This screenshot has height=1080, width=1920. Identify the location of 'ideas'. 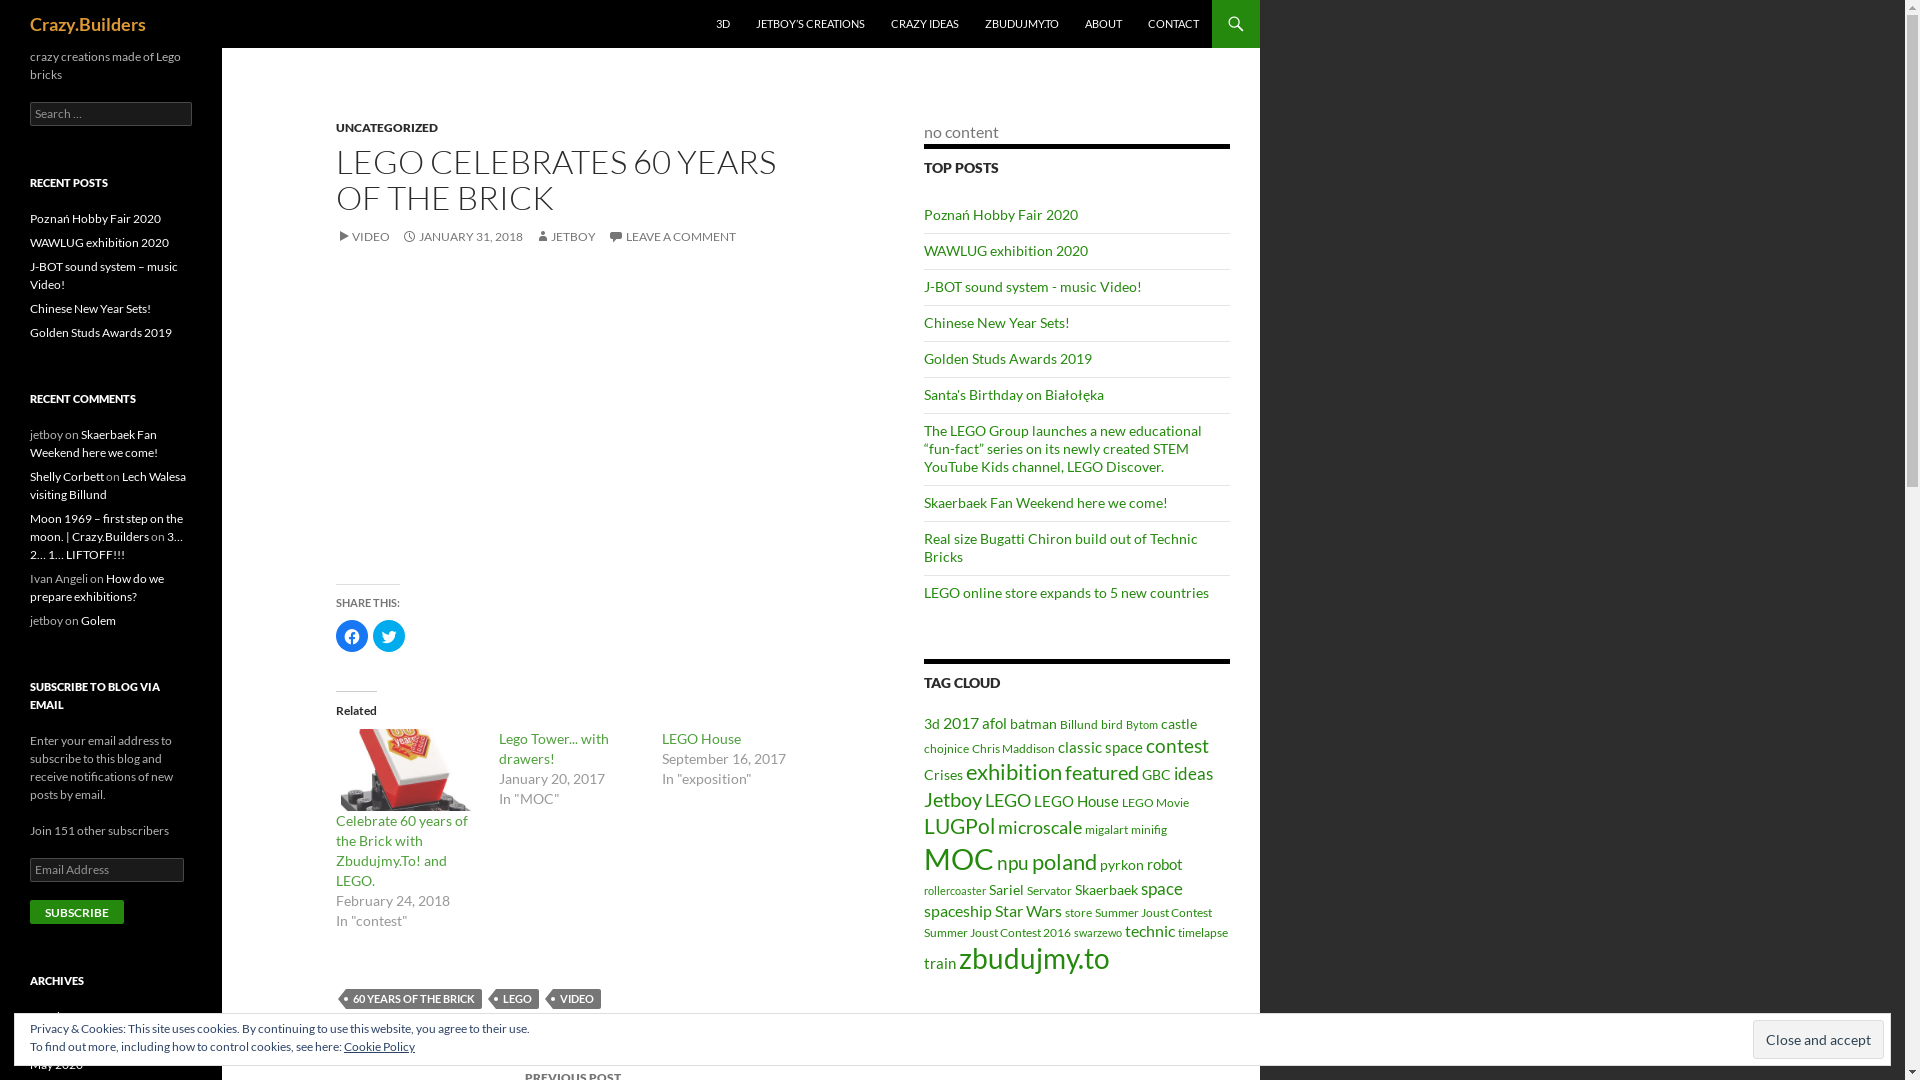
(1174, 772).